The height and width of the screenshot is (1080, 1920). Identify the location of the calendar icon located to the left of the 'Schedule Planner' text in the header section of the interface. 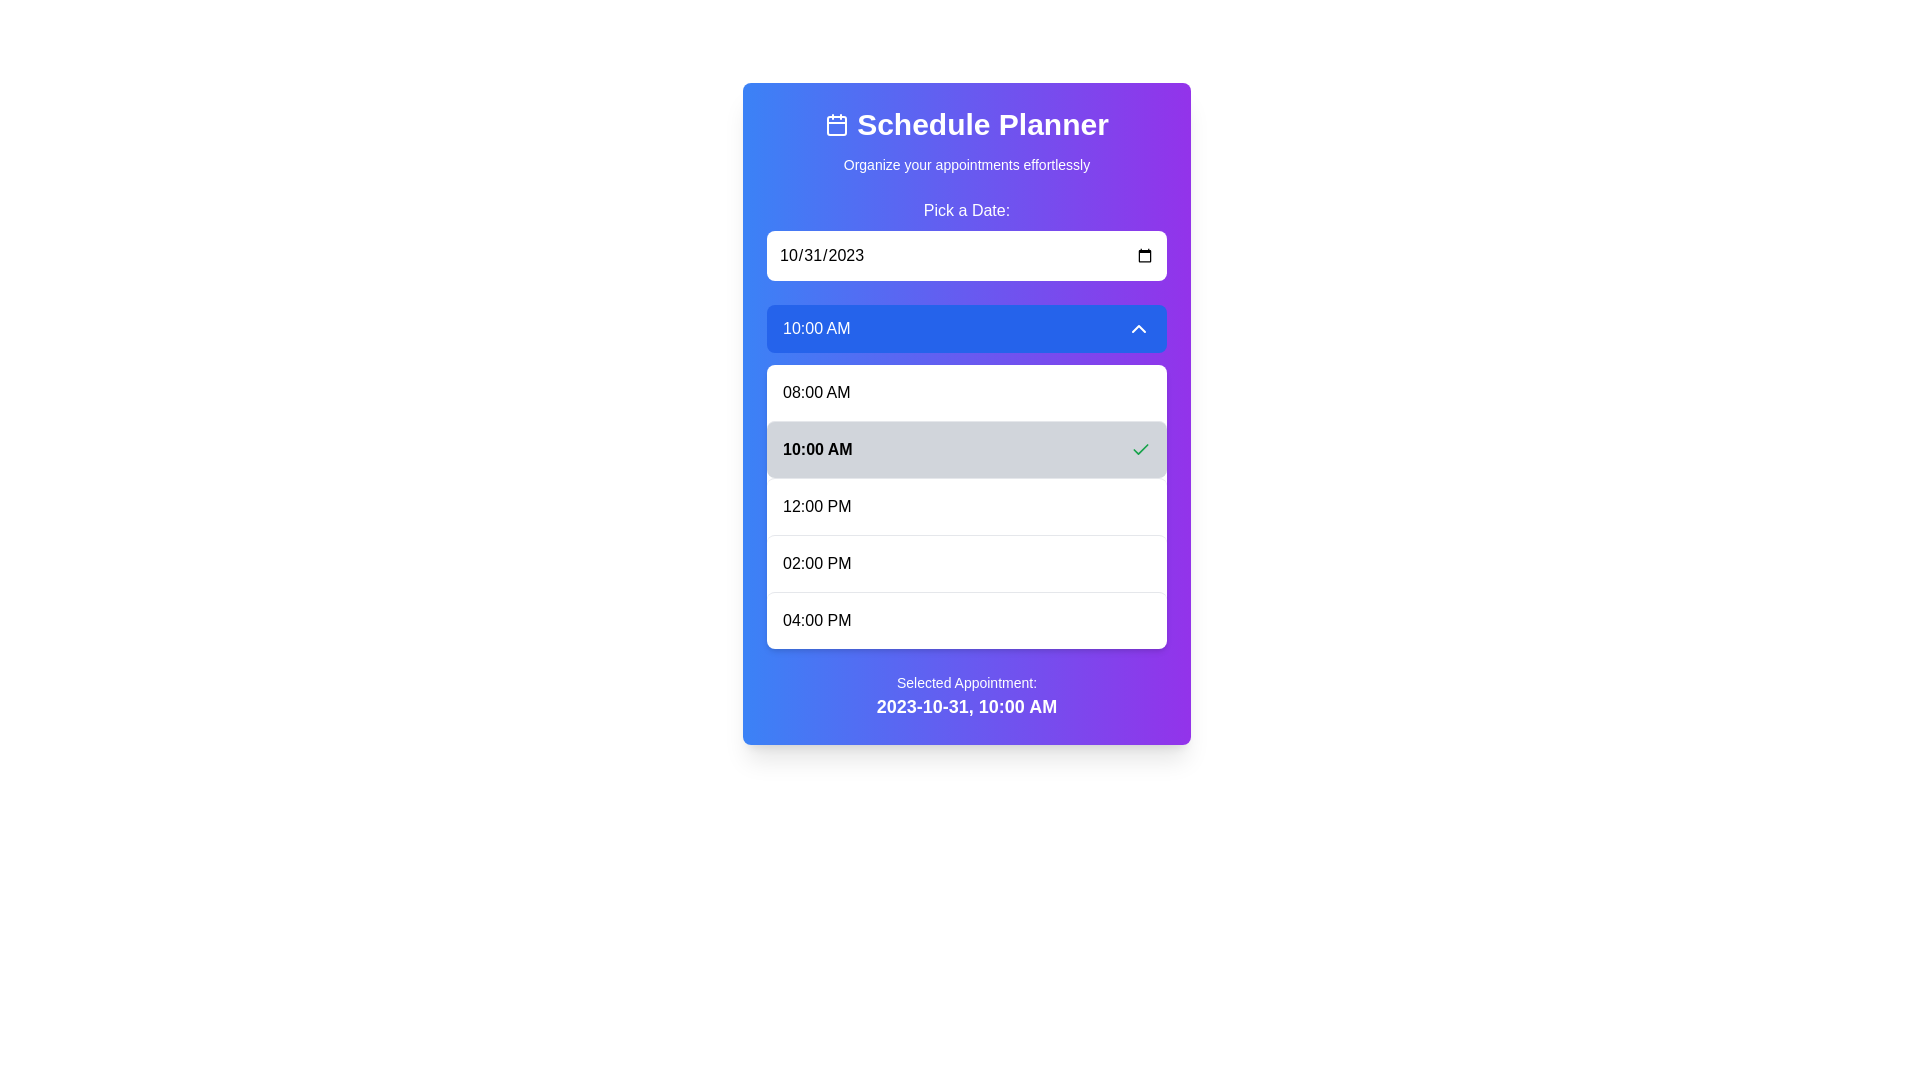
(837, 124).